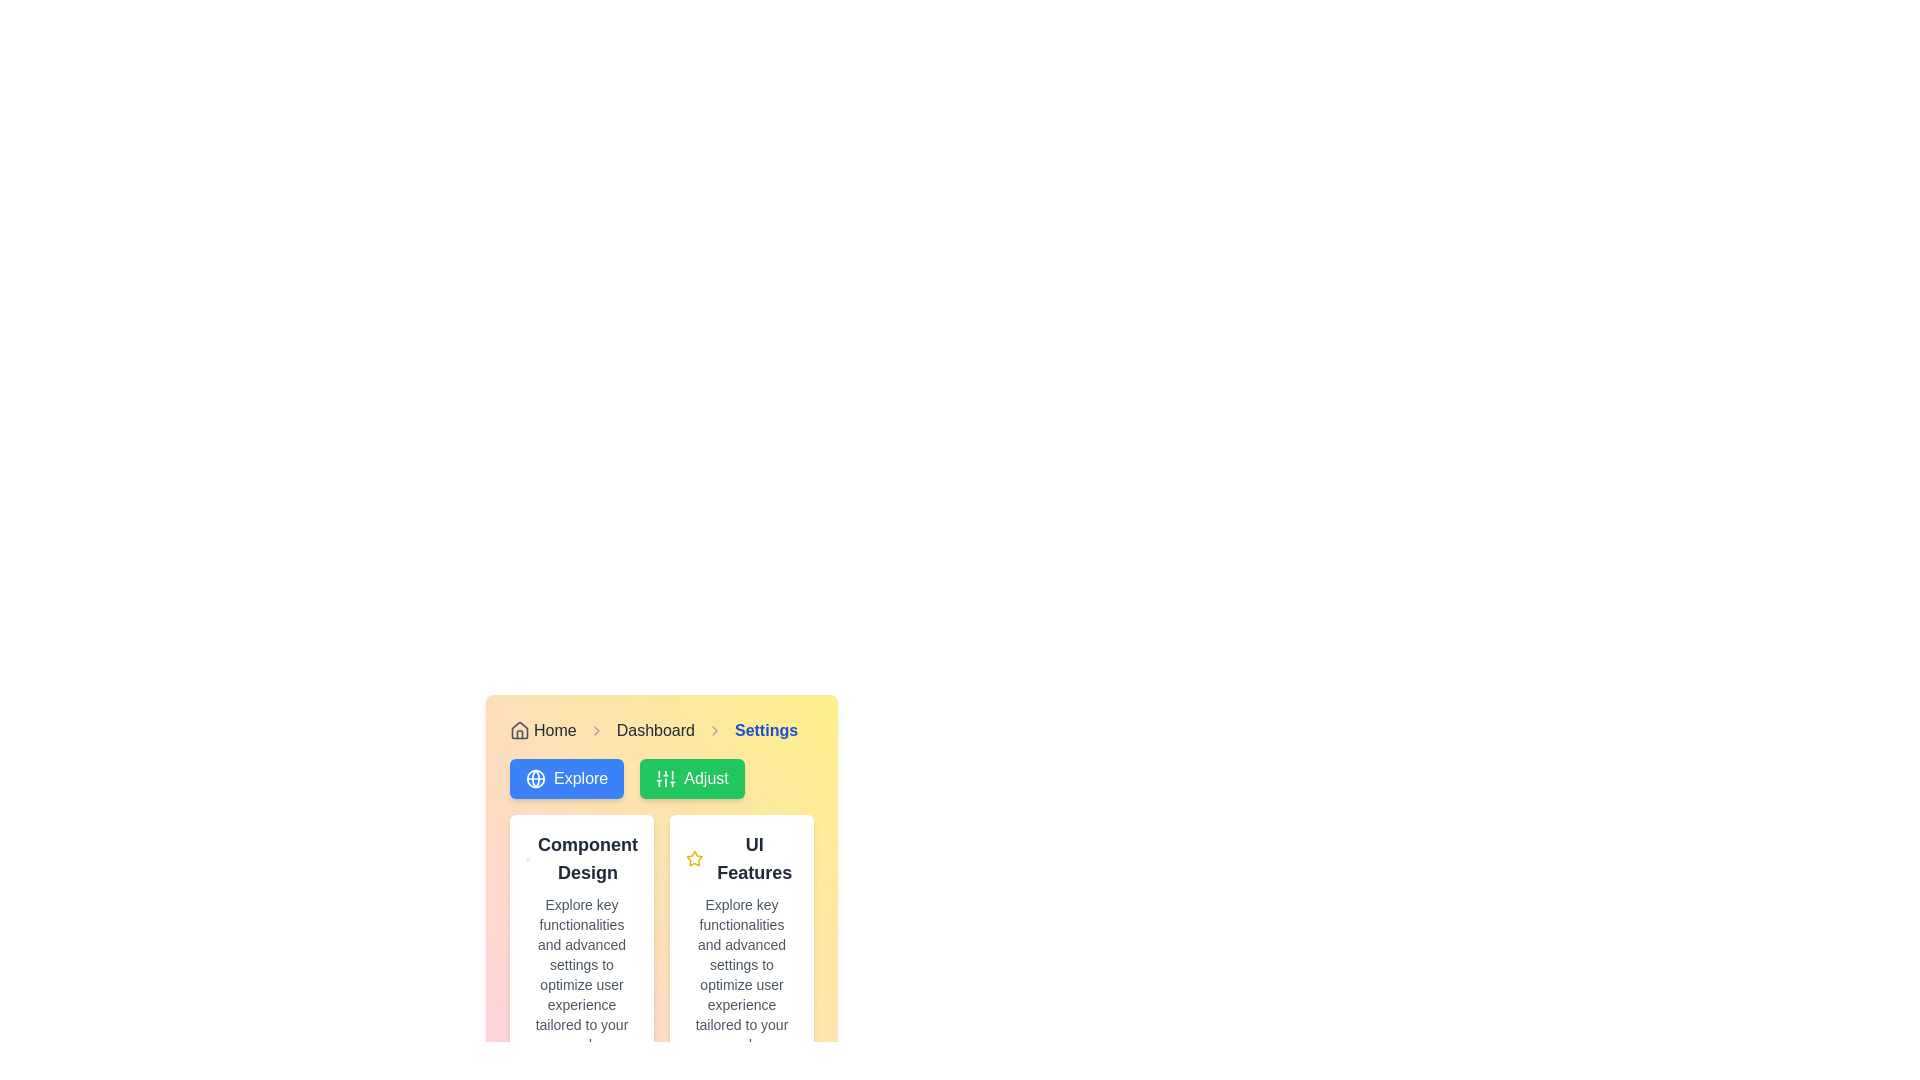 The width and height of the screenshot is (1920, 1080). Describe the element at coordinates (666, 778) in the screenshot. I see `the green button labeled 'Adjust' which contains the icon used for adjusting settings, located near the top-center section of the interface` at that location.